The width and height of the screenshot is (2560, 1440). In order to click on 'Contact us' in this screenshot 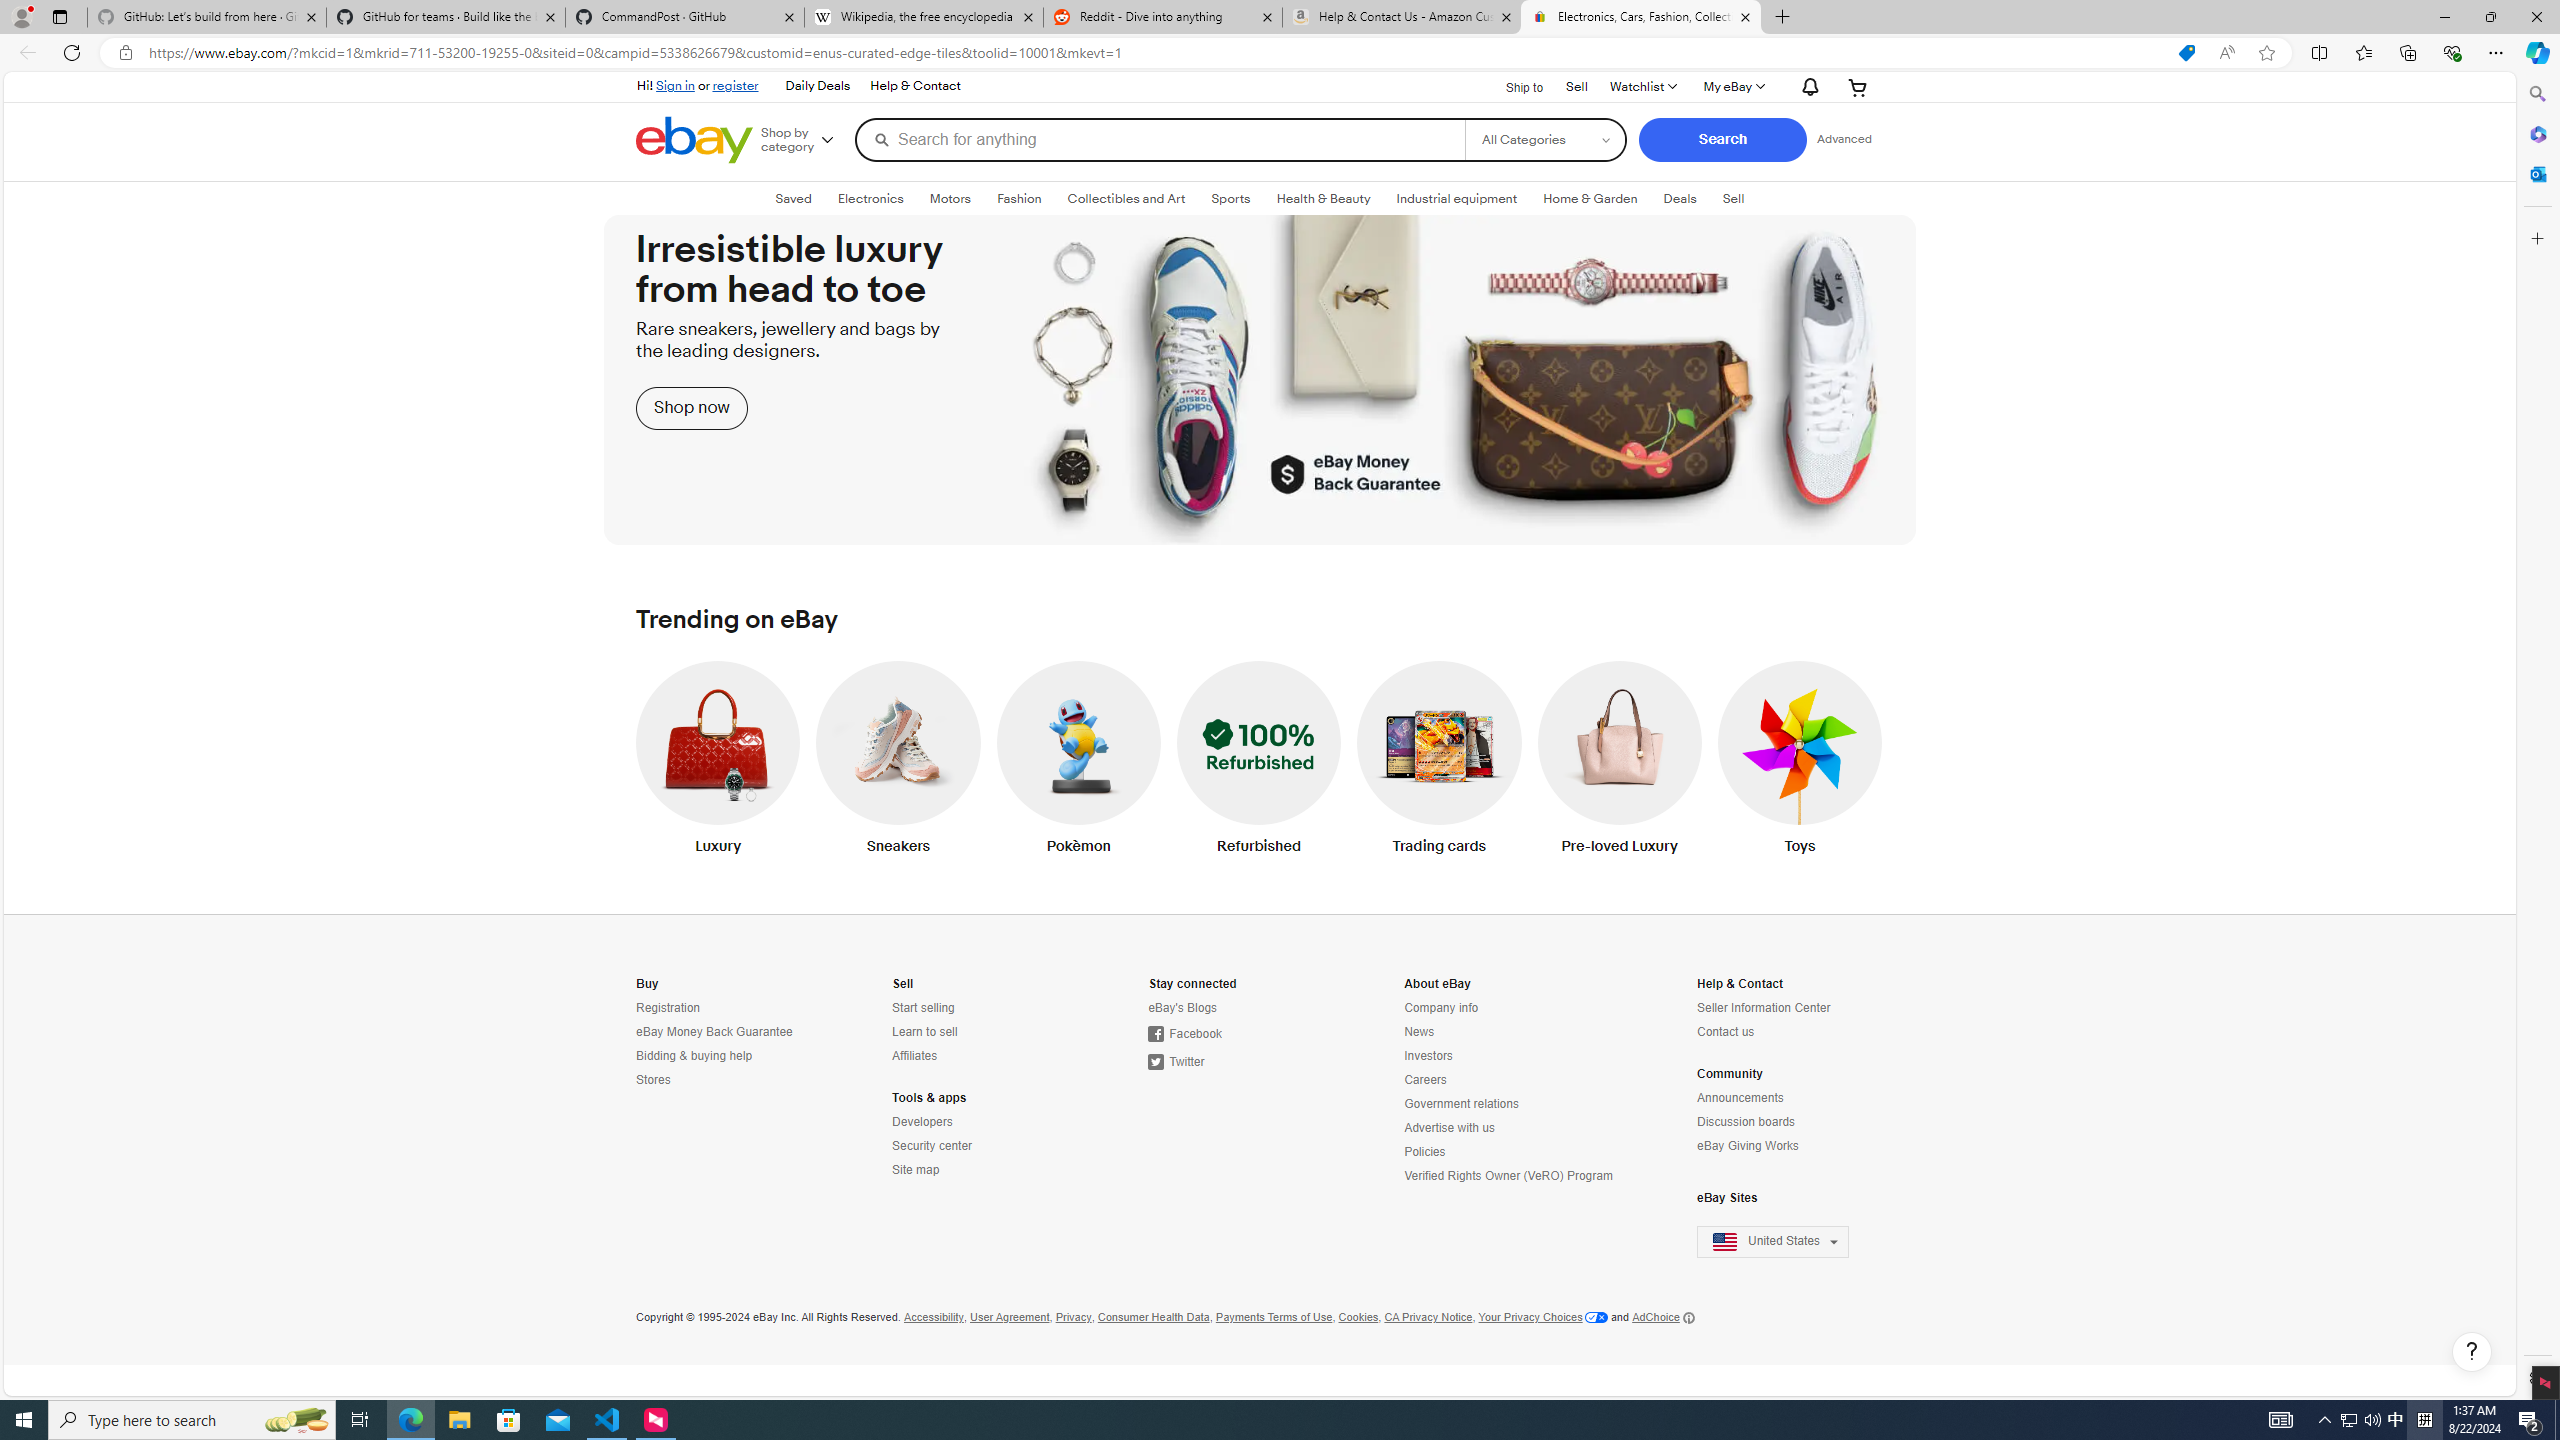, I will do `click(1725, 1031)`.